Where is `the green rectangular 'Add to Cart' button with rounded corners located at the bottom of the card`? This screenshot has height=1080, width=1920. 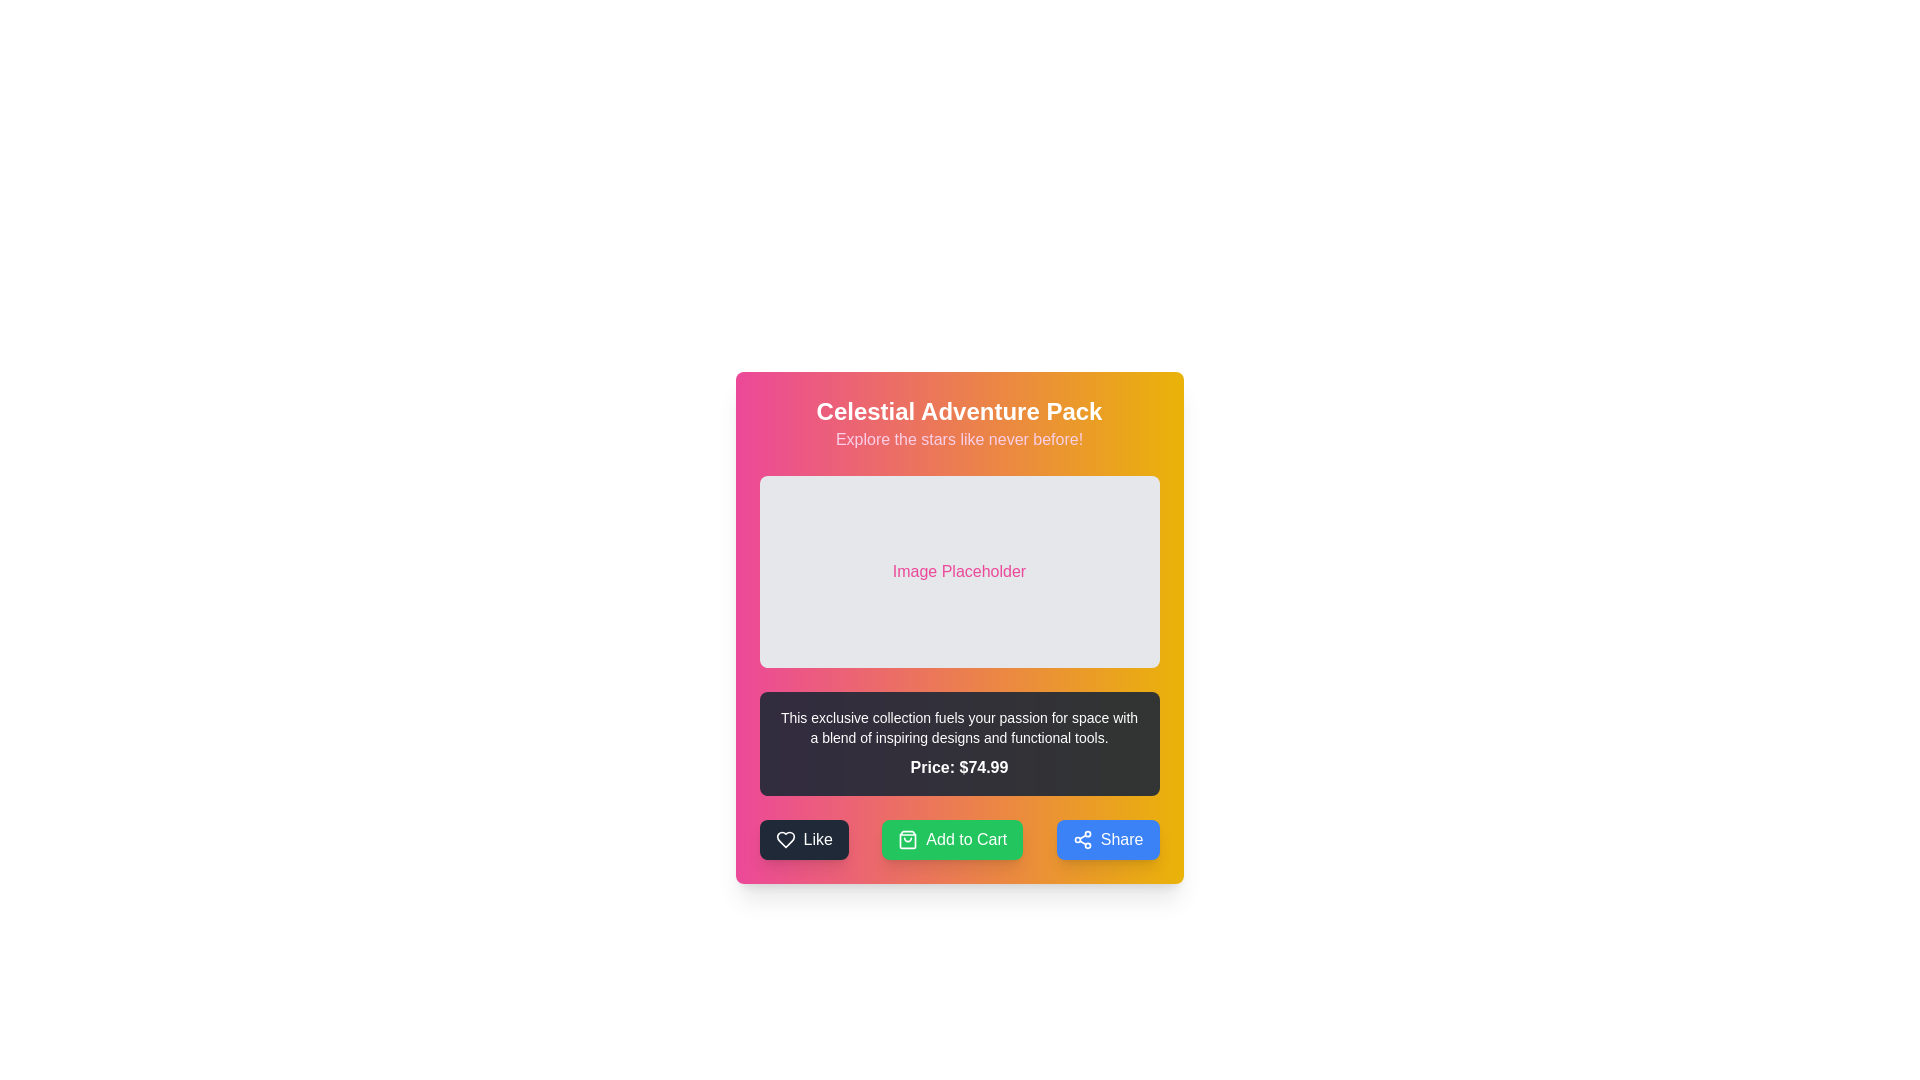 the green rectangular 'Add to Cart' button with rounded corners located at the bottom of the card is located at coordinates (958, 840).